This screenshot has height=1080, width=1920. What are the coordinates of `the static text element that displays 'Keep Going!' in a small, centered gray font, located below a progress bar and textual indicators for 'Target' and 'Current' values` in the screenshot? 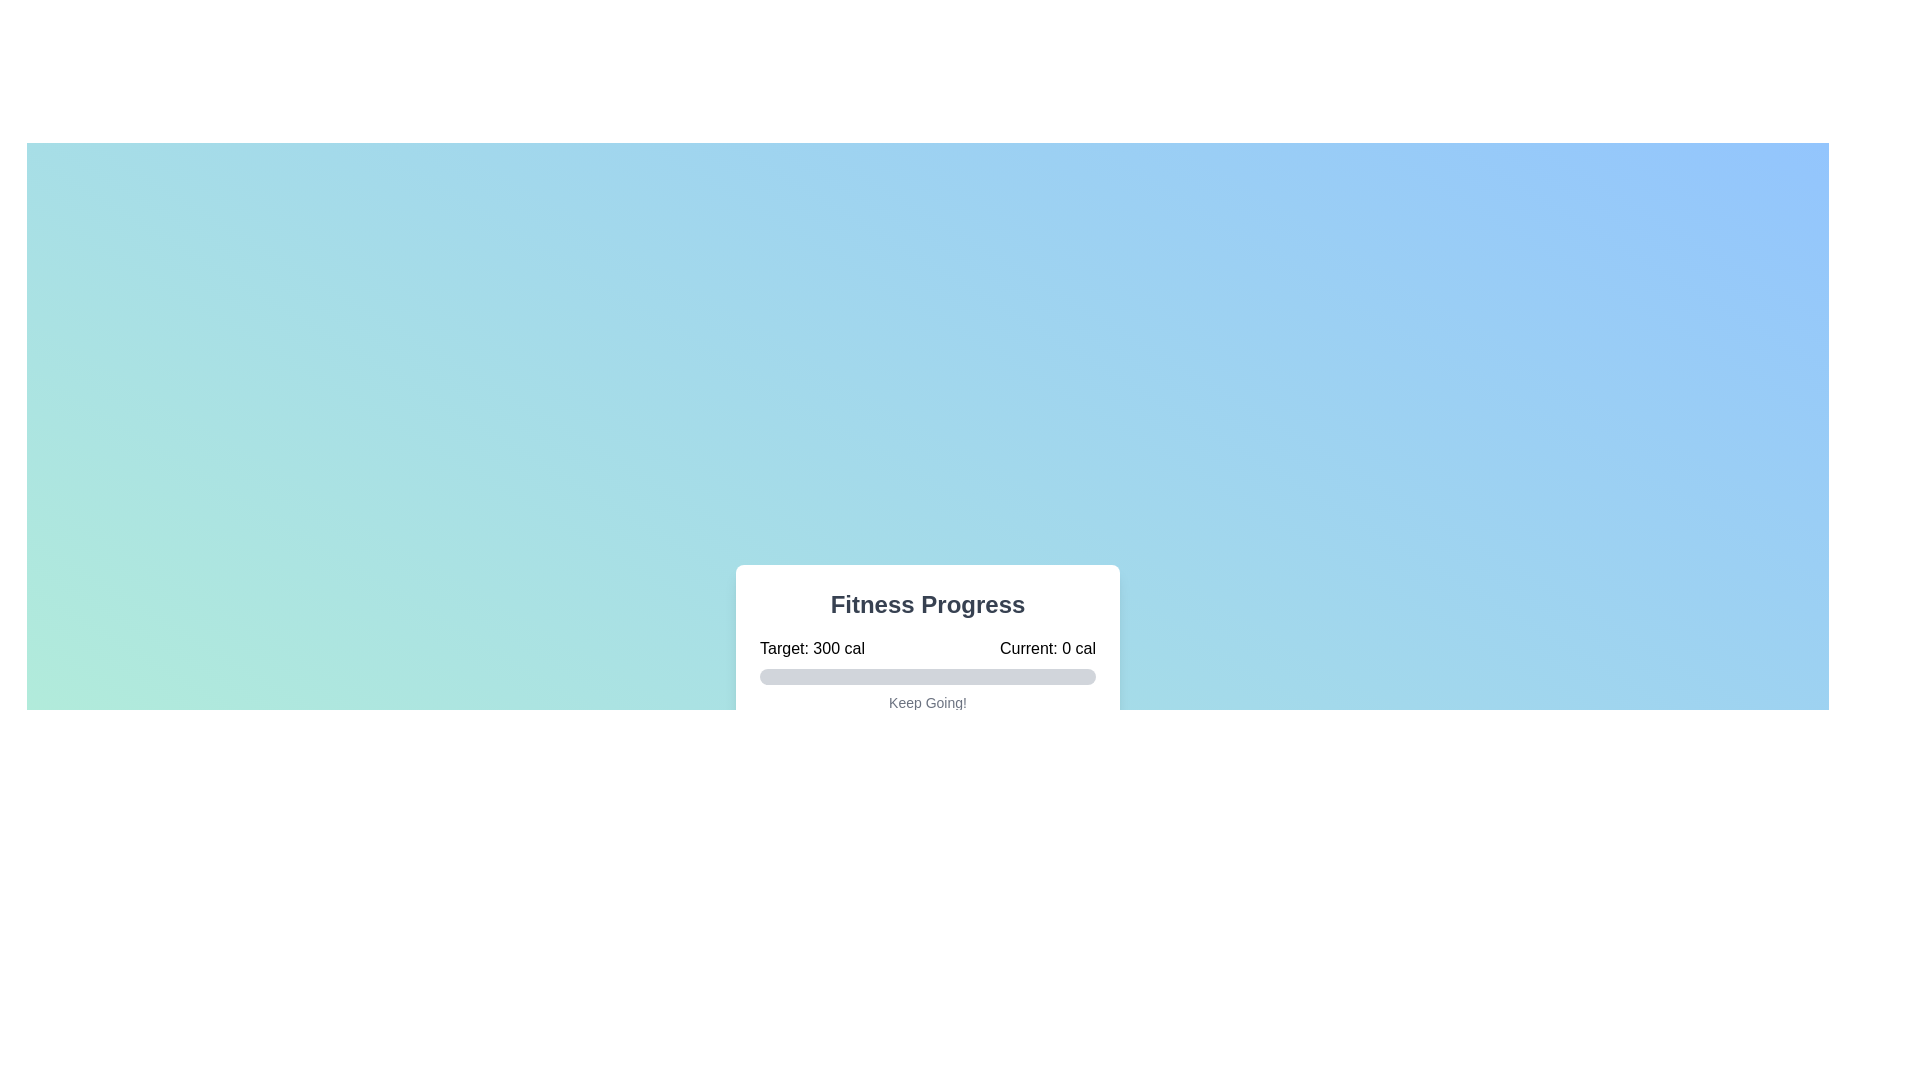 It's located at (926, 701).